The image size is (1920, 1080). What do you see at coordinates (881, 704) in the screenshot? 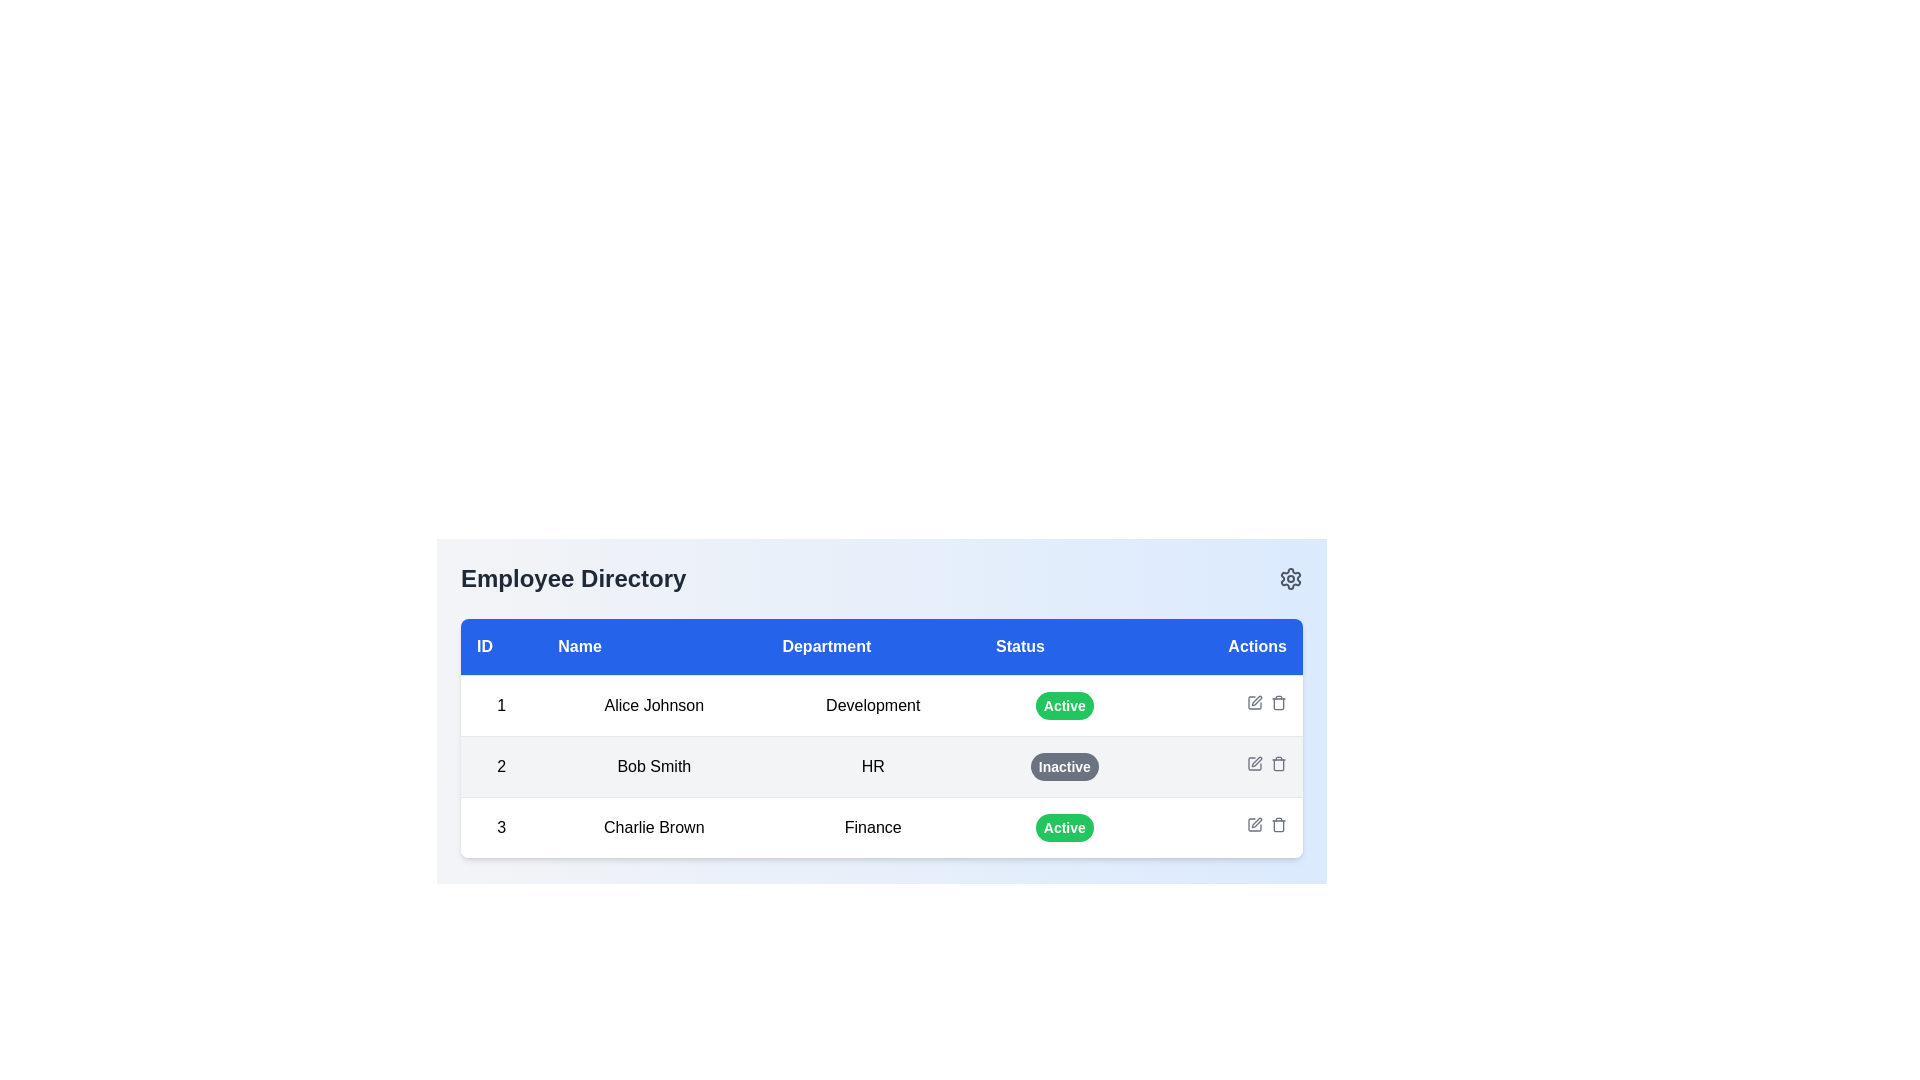
I see `the first row of the employee directory table to select the employee's details for editing or viewing` at bounding box center [881, 704].